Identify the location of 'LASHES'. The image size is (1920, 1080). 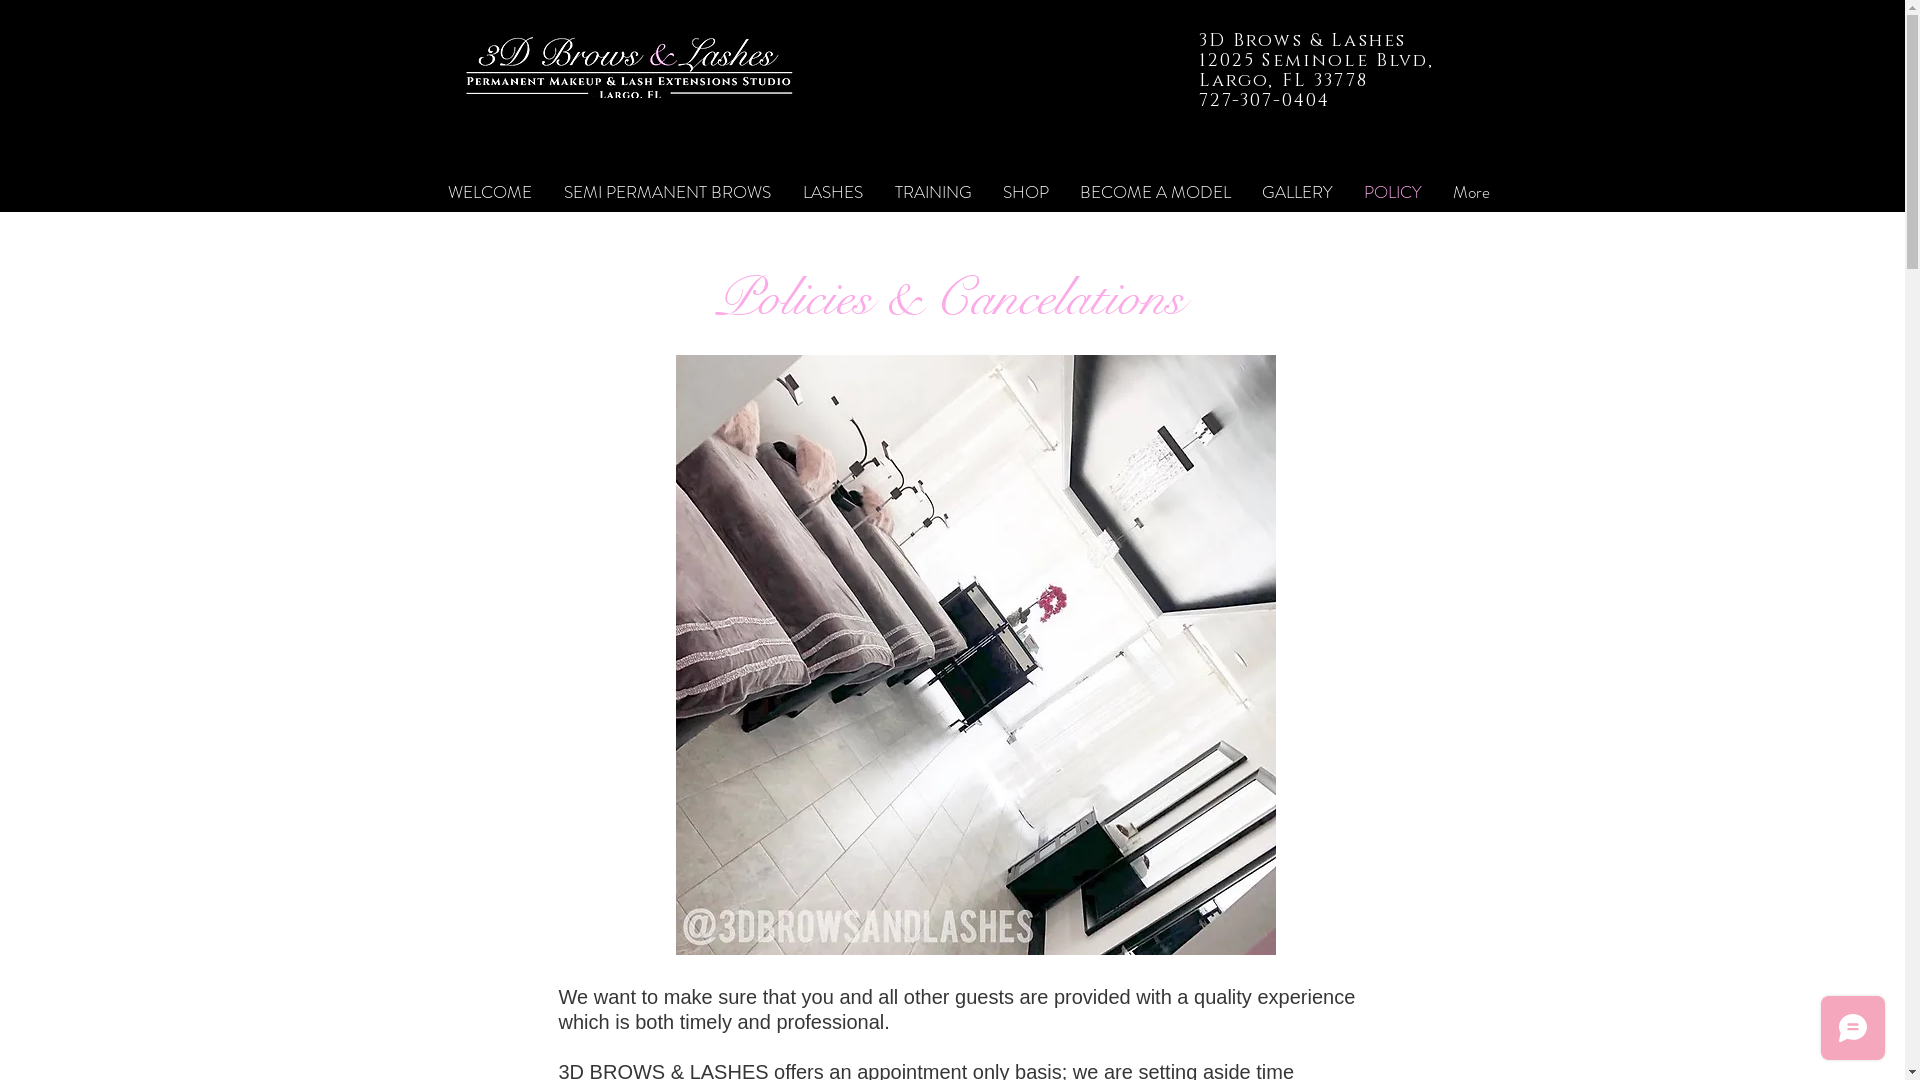
(831, 192).